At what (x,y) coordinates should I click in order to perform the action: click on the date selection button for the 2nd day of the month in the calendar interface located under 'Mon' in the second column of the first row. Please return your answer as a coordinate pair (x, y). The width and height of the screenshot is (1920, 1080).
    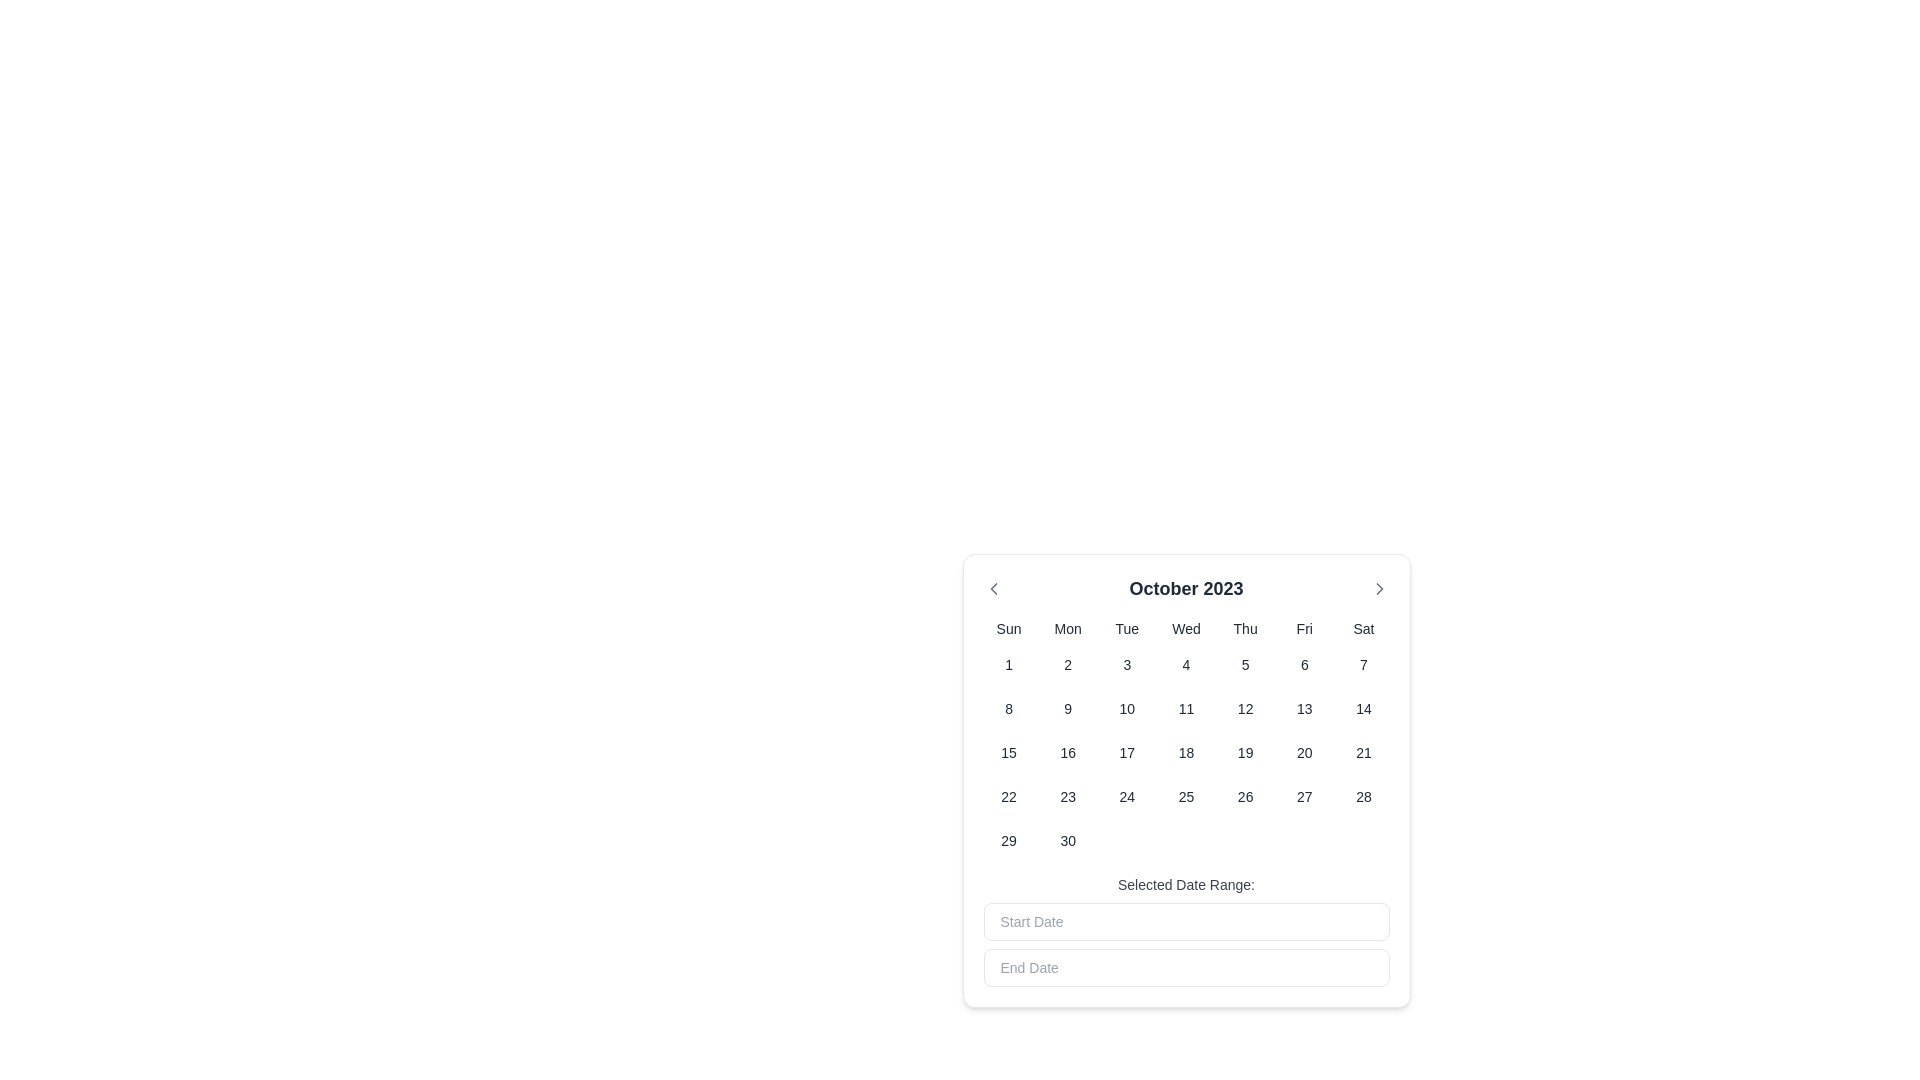
    Looking at the image, I should click on (1067, 664).